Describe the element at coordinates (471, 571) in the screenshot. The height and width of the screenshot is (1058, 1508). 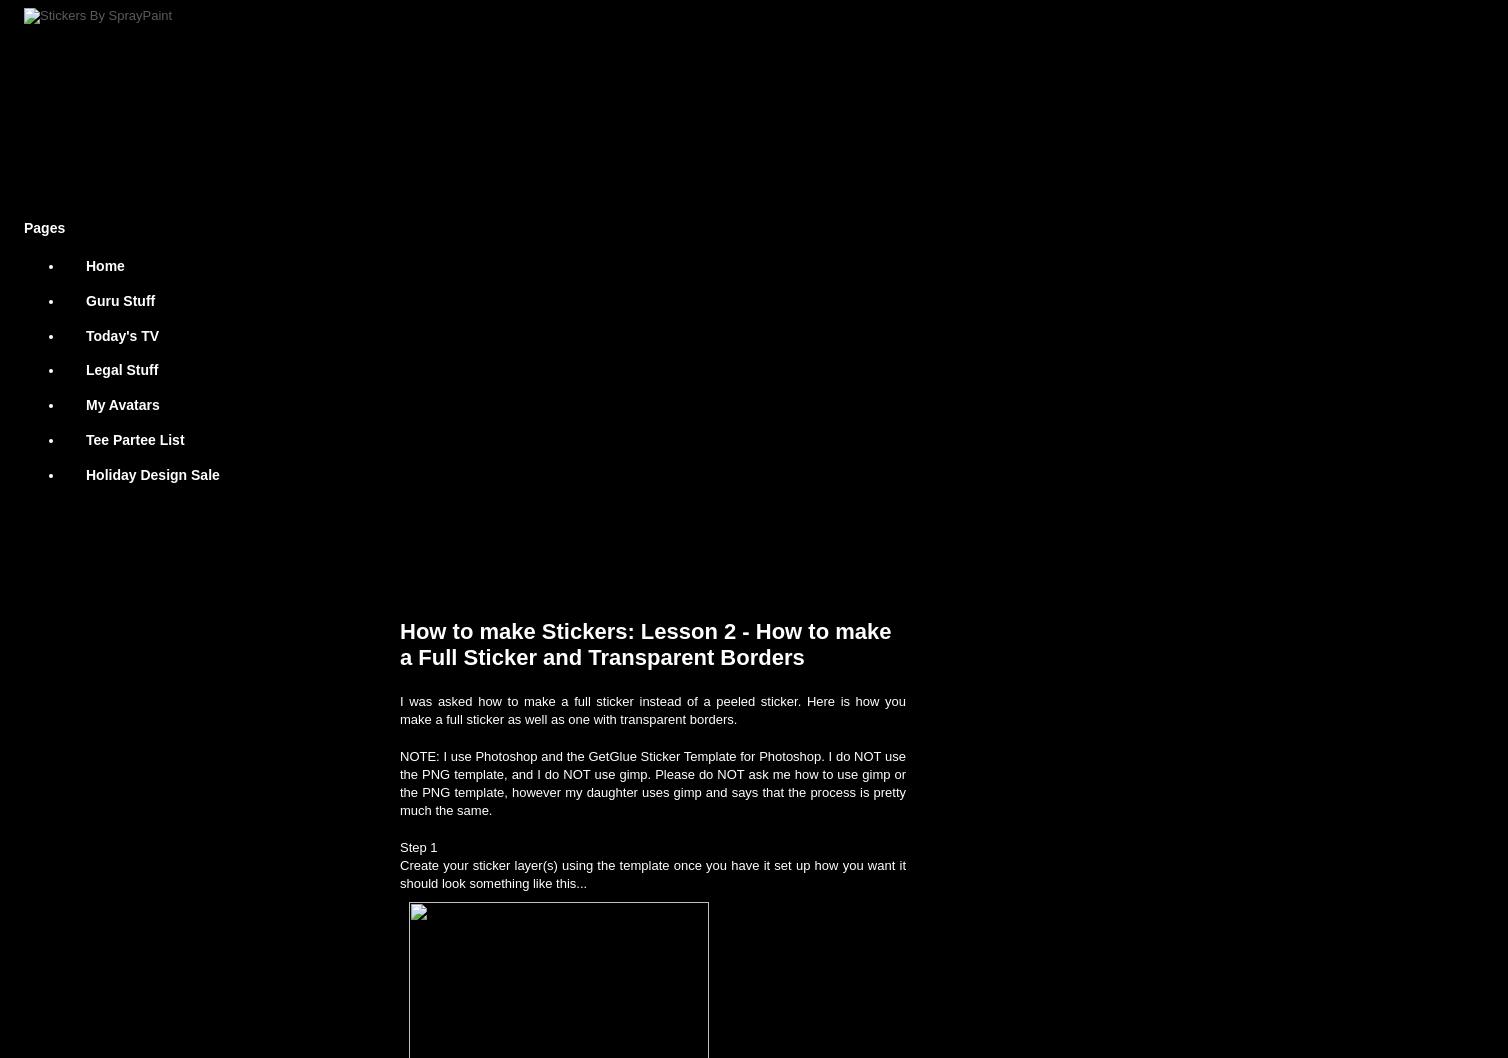
I see `'Tuesday, July 12, 2011'` at that location.